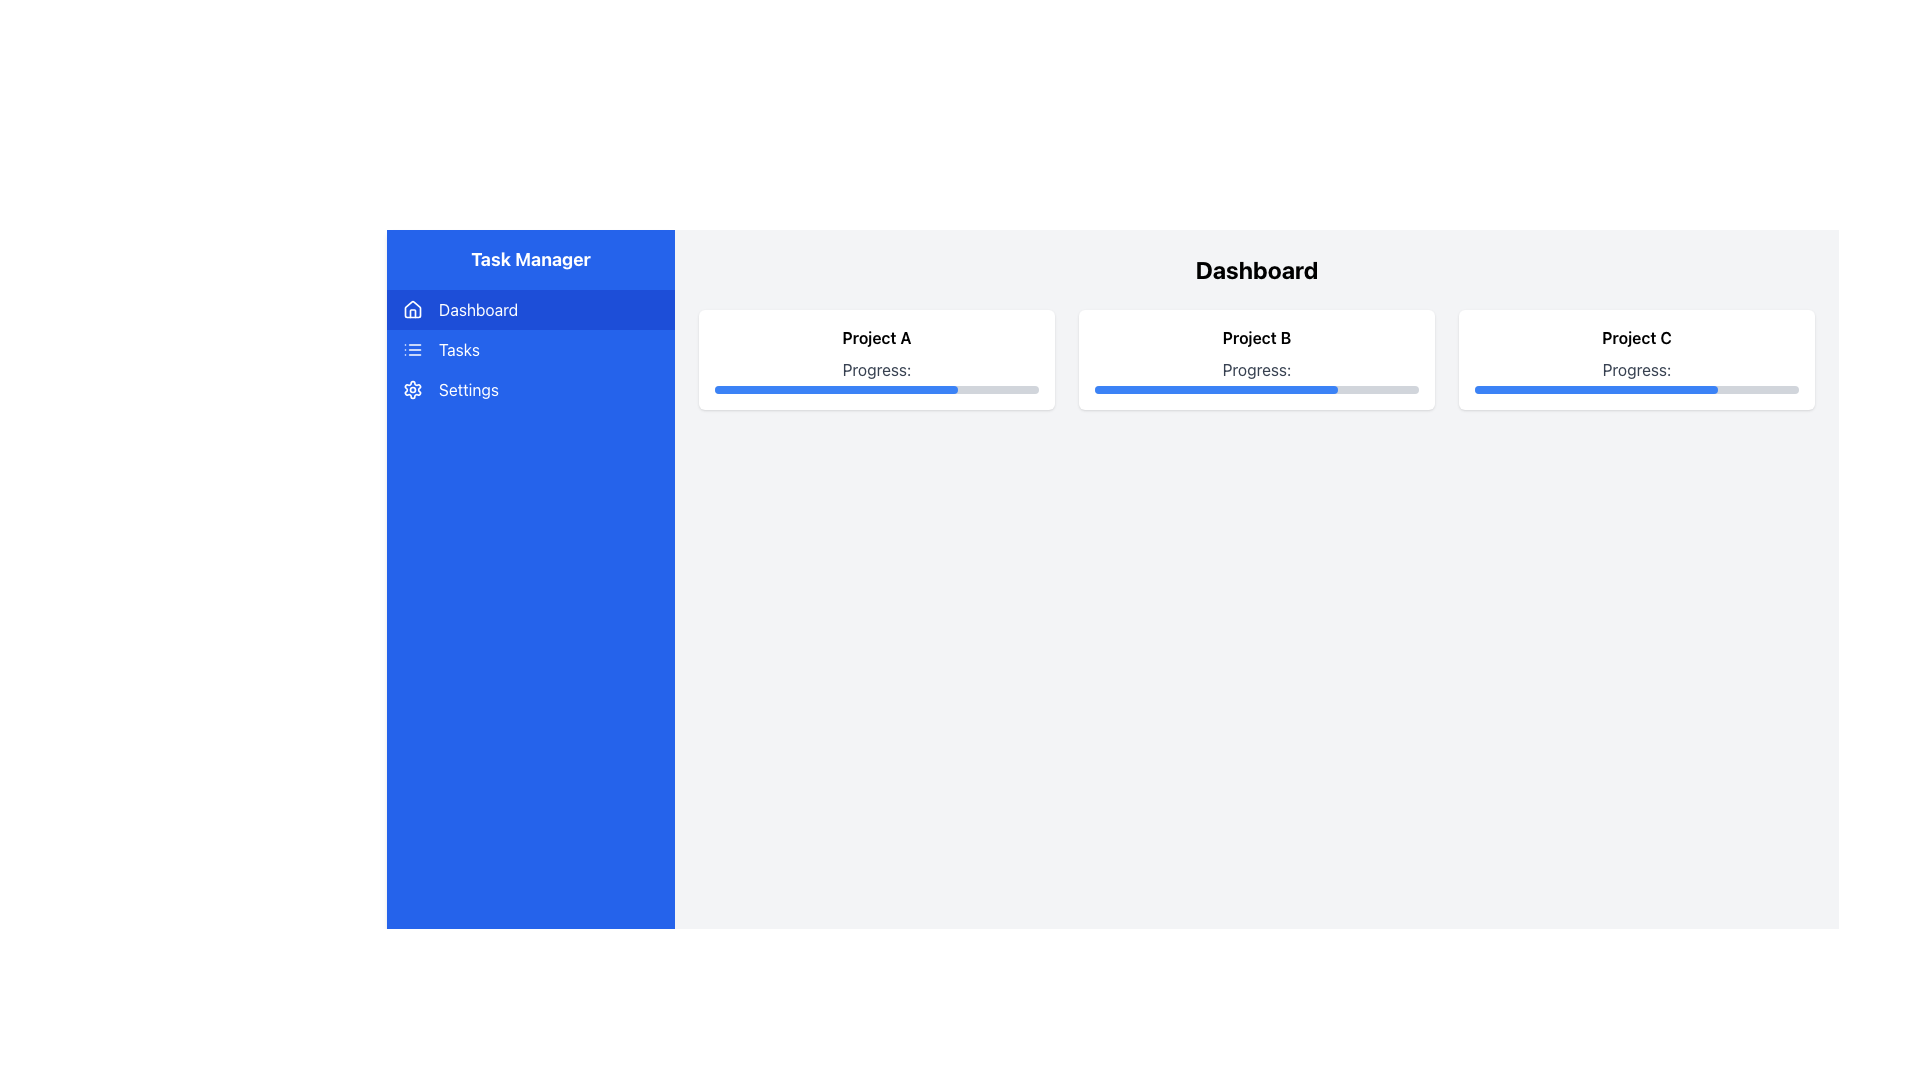 This screenshot has height=1080, width=1920. What do you see at coordinates (1636, 389) in the screenshot?
I see `the progress bar that visually represents the completion progress of 'Project C', located below the text 'Progress:' in the project dashboard` at bounding box center [1636, 389].